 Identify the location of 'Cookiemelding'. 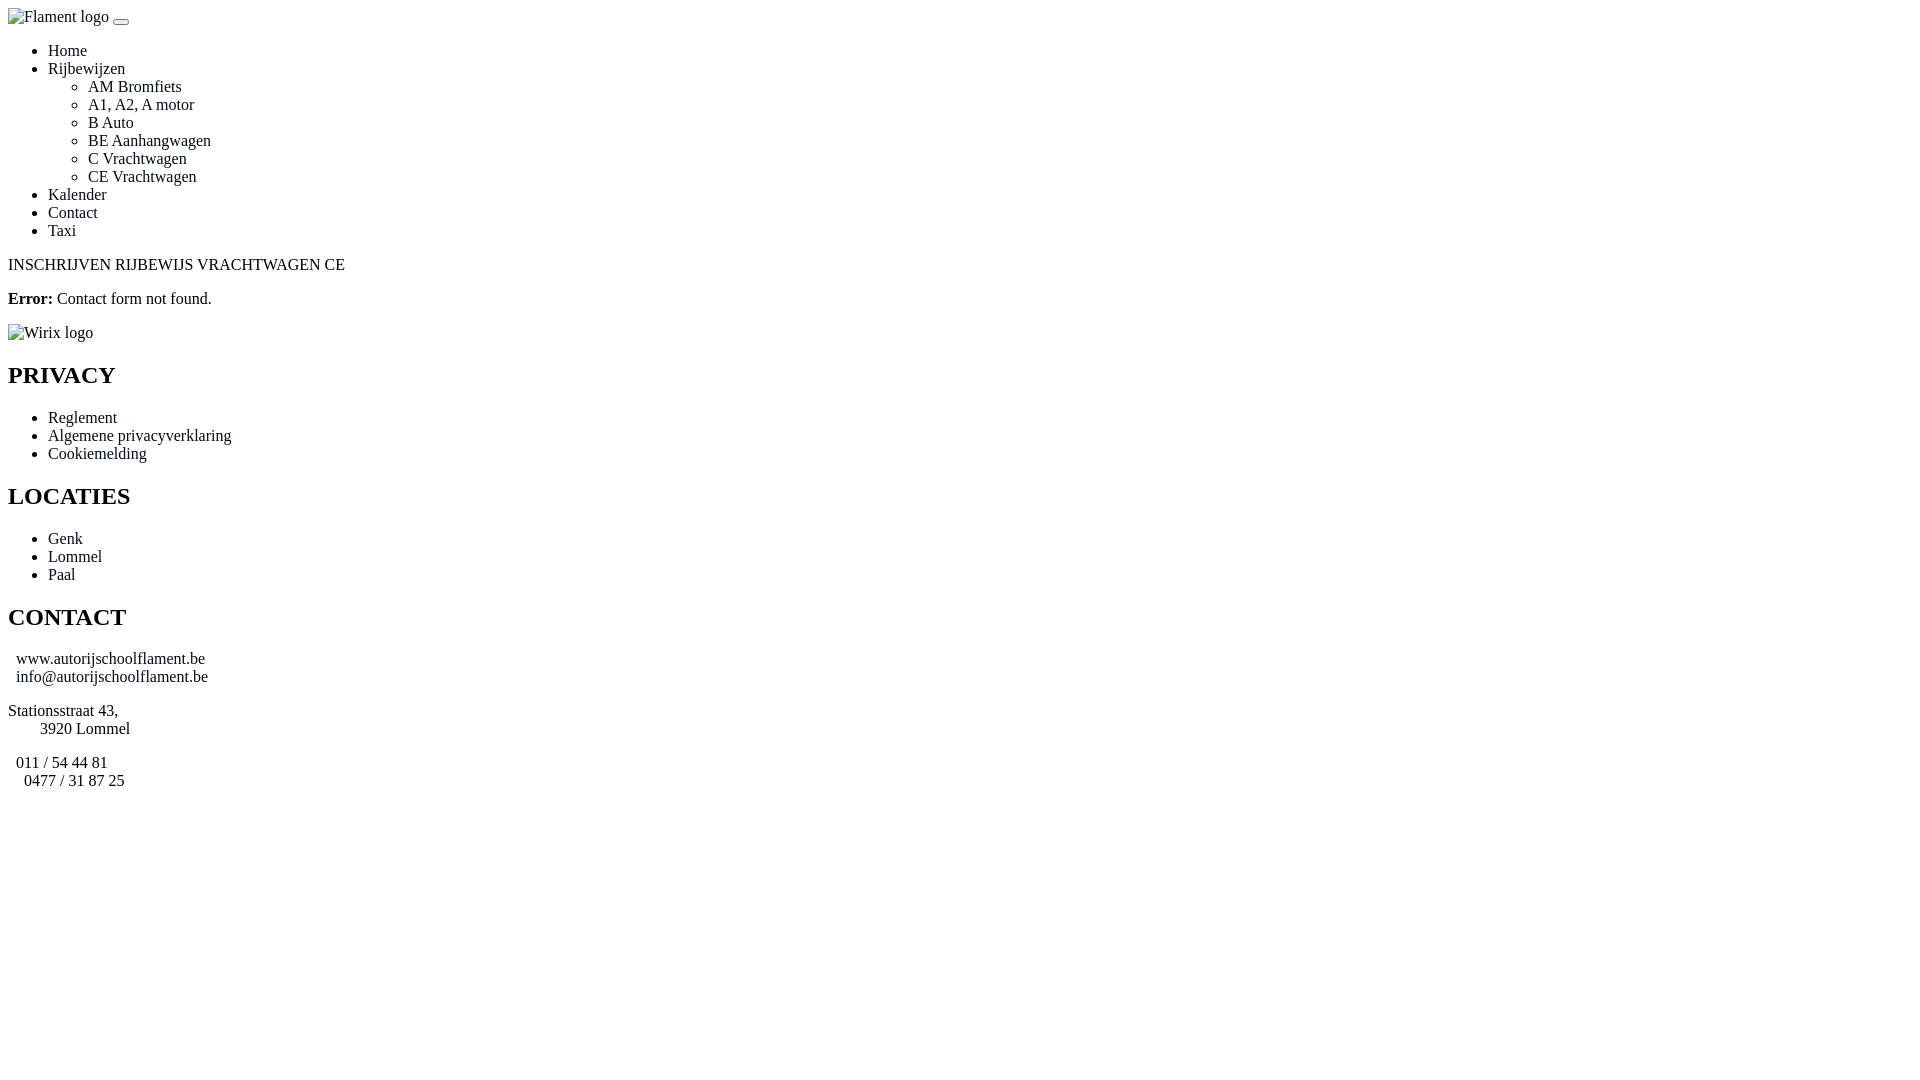
(48, 453).